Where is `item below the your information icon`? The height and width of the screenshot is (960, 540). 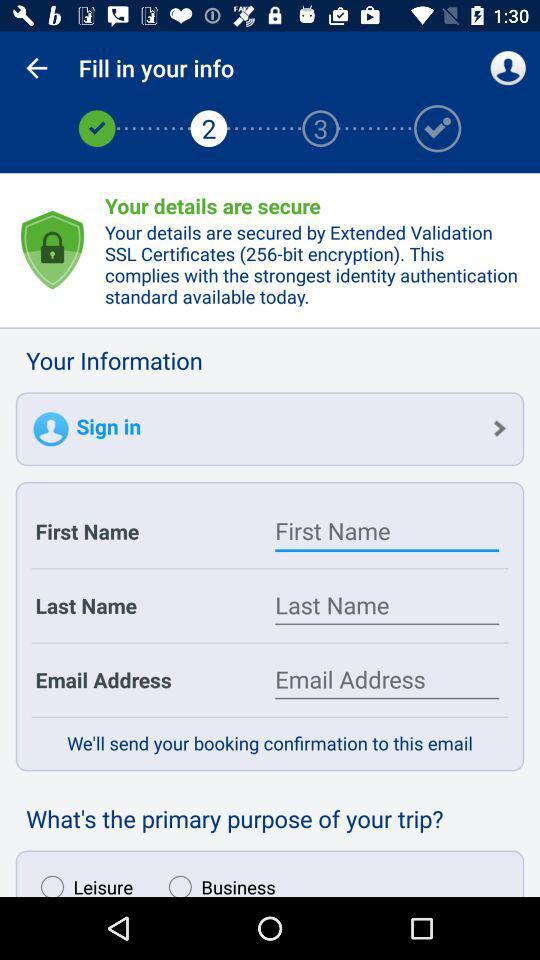
item below the your information icon is located at coordinates (270, 429).